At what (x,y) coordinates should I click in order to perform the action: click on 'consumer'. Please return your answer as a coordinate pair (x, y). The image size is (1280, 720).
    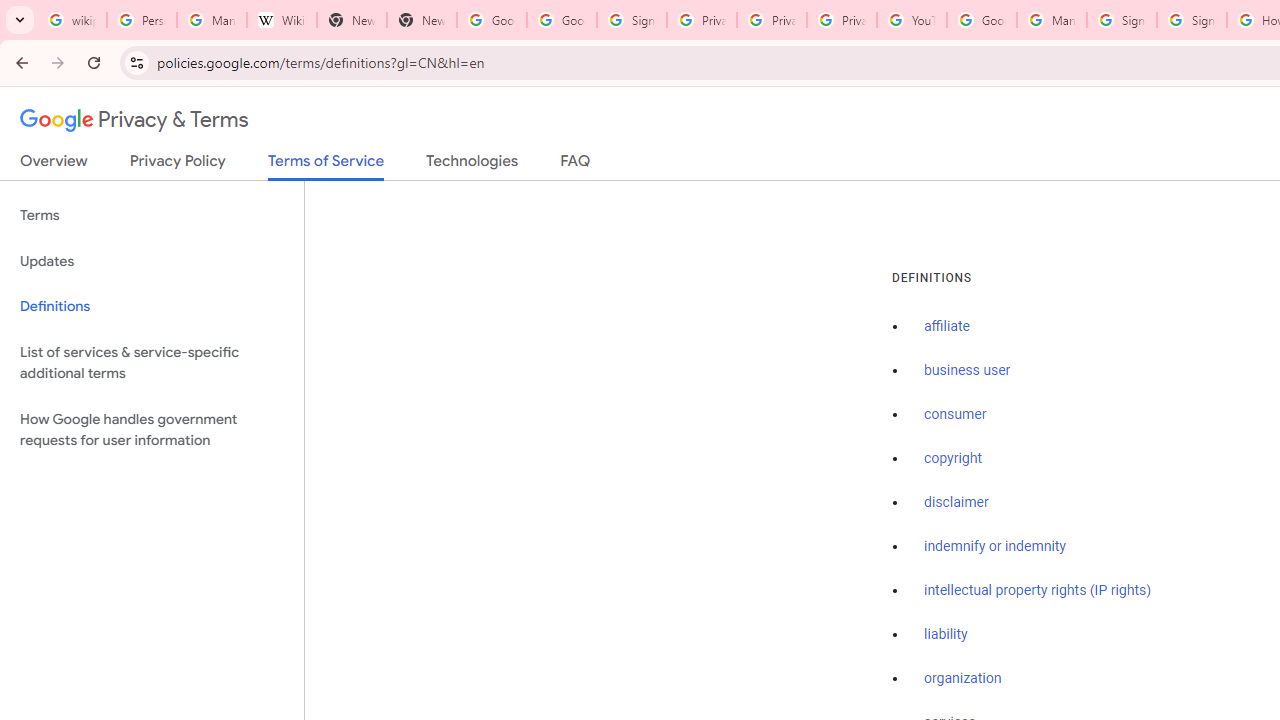
    Looking at the image, I should click on (954, 414).